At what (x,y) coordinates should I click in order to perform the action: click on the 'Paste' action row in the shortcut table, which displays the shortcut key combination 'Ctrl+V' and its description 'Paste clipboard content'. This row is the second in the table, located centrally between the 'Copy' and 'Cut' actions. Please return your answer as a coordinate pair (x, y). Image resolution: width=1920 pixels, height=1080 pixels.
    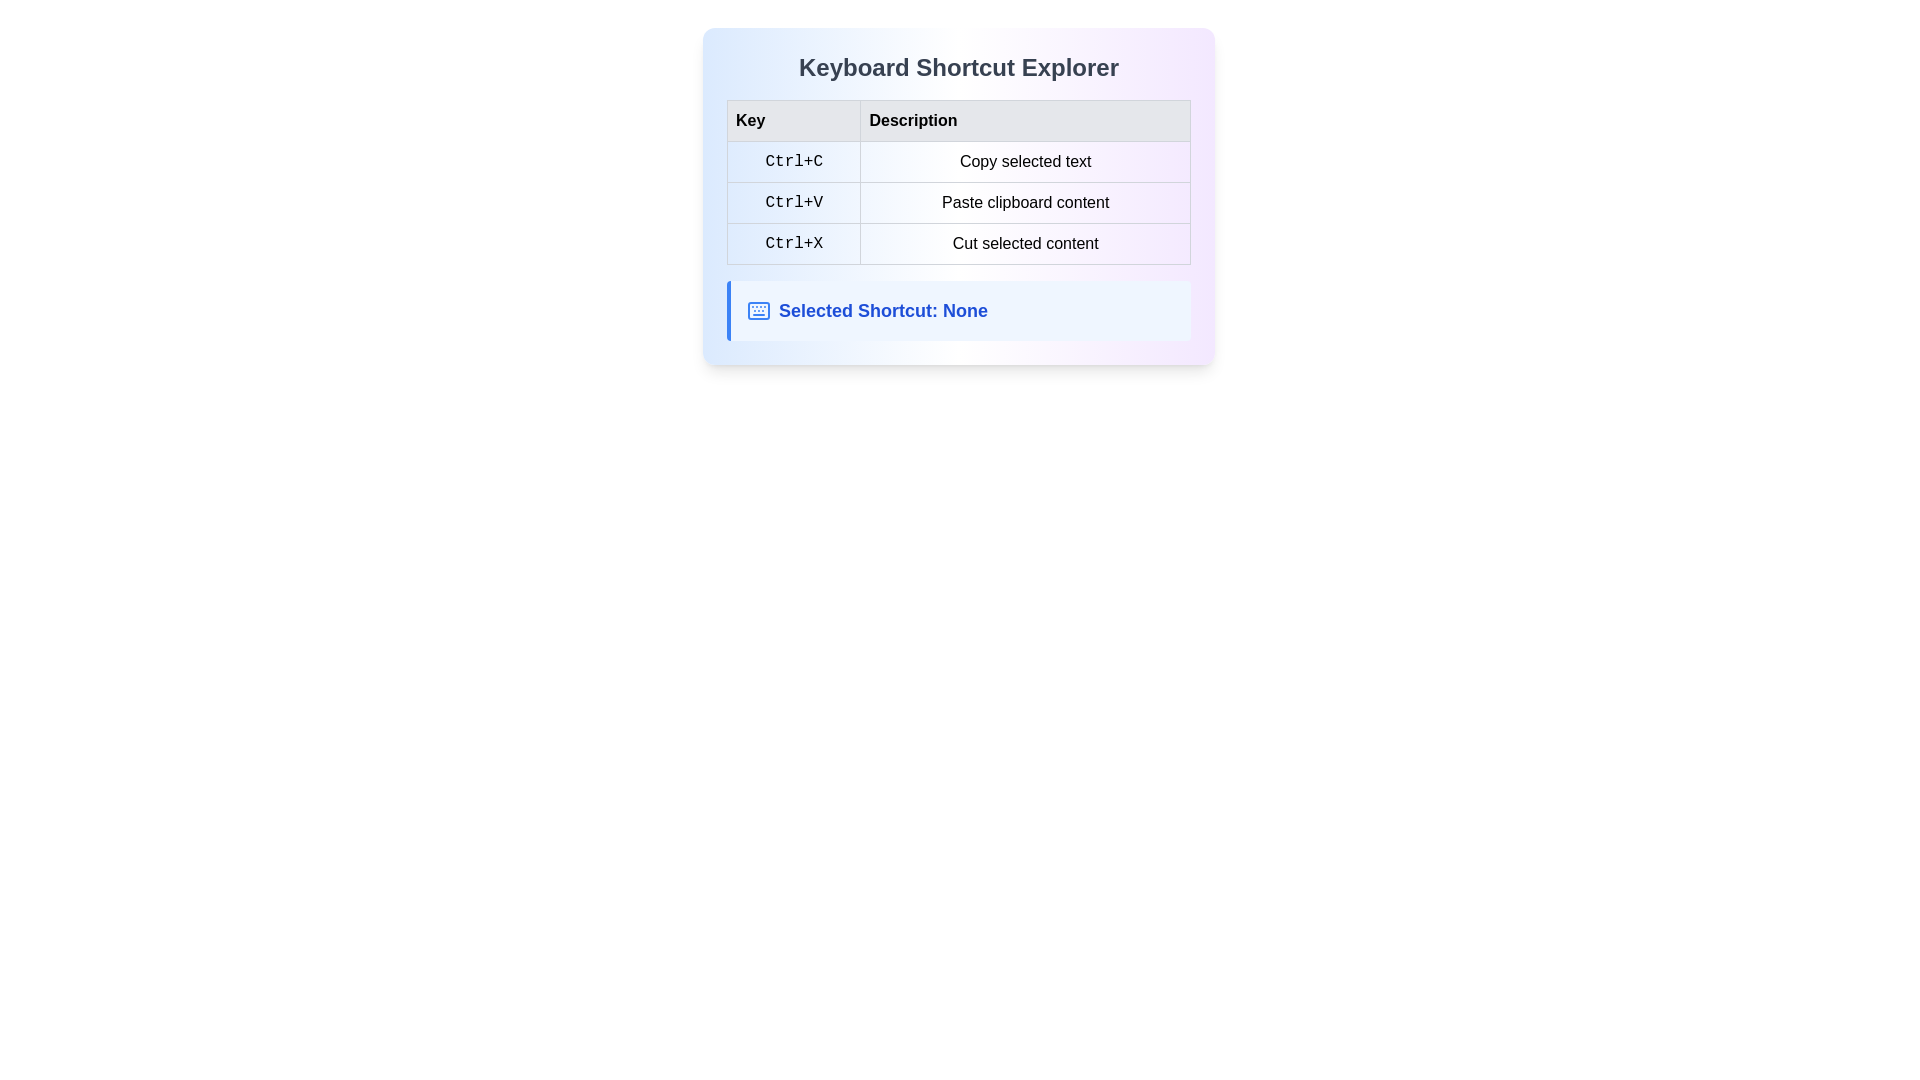
    Looking at the image, I should click on (958, 203).